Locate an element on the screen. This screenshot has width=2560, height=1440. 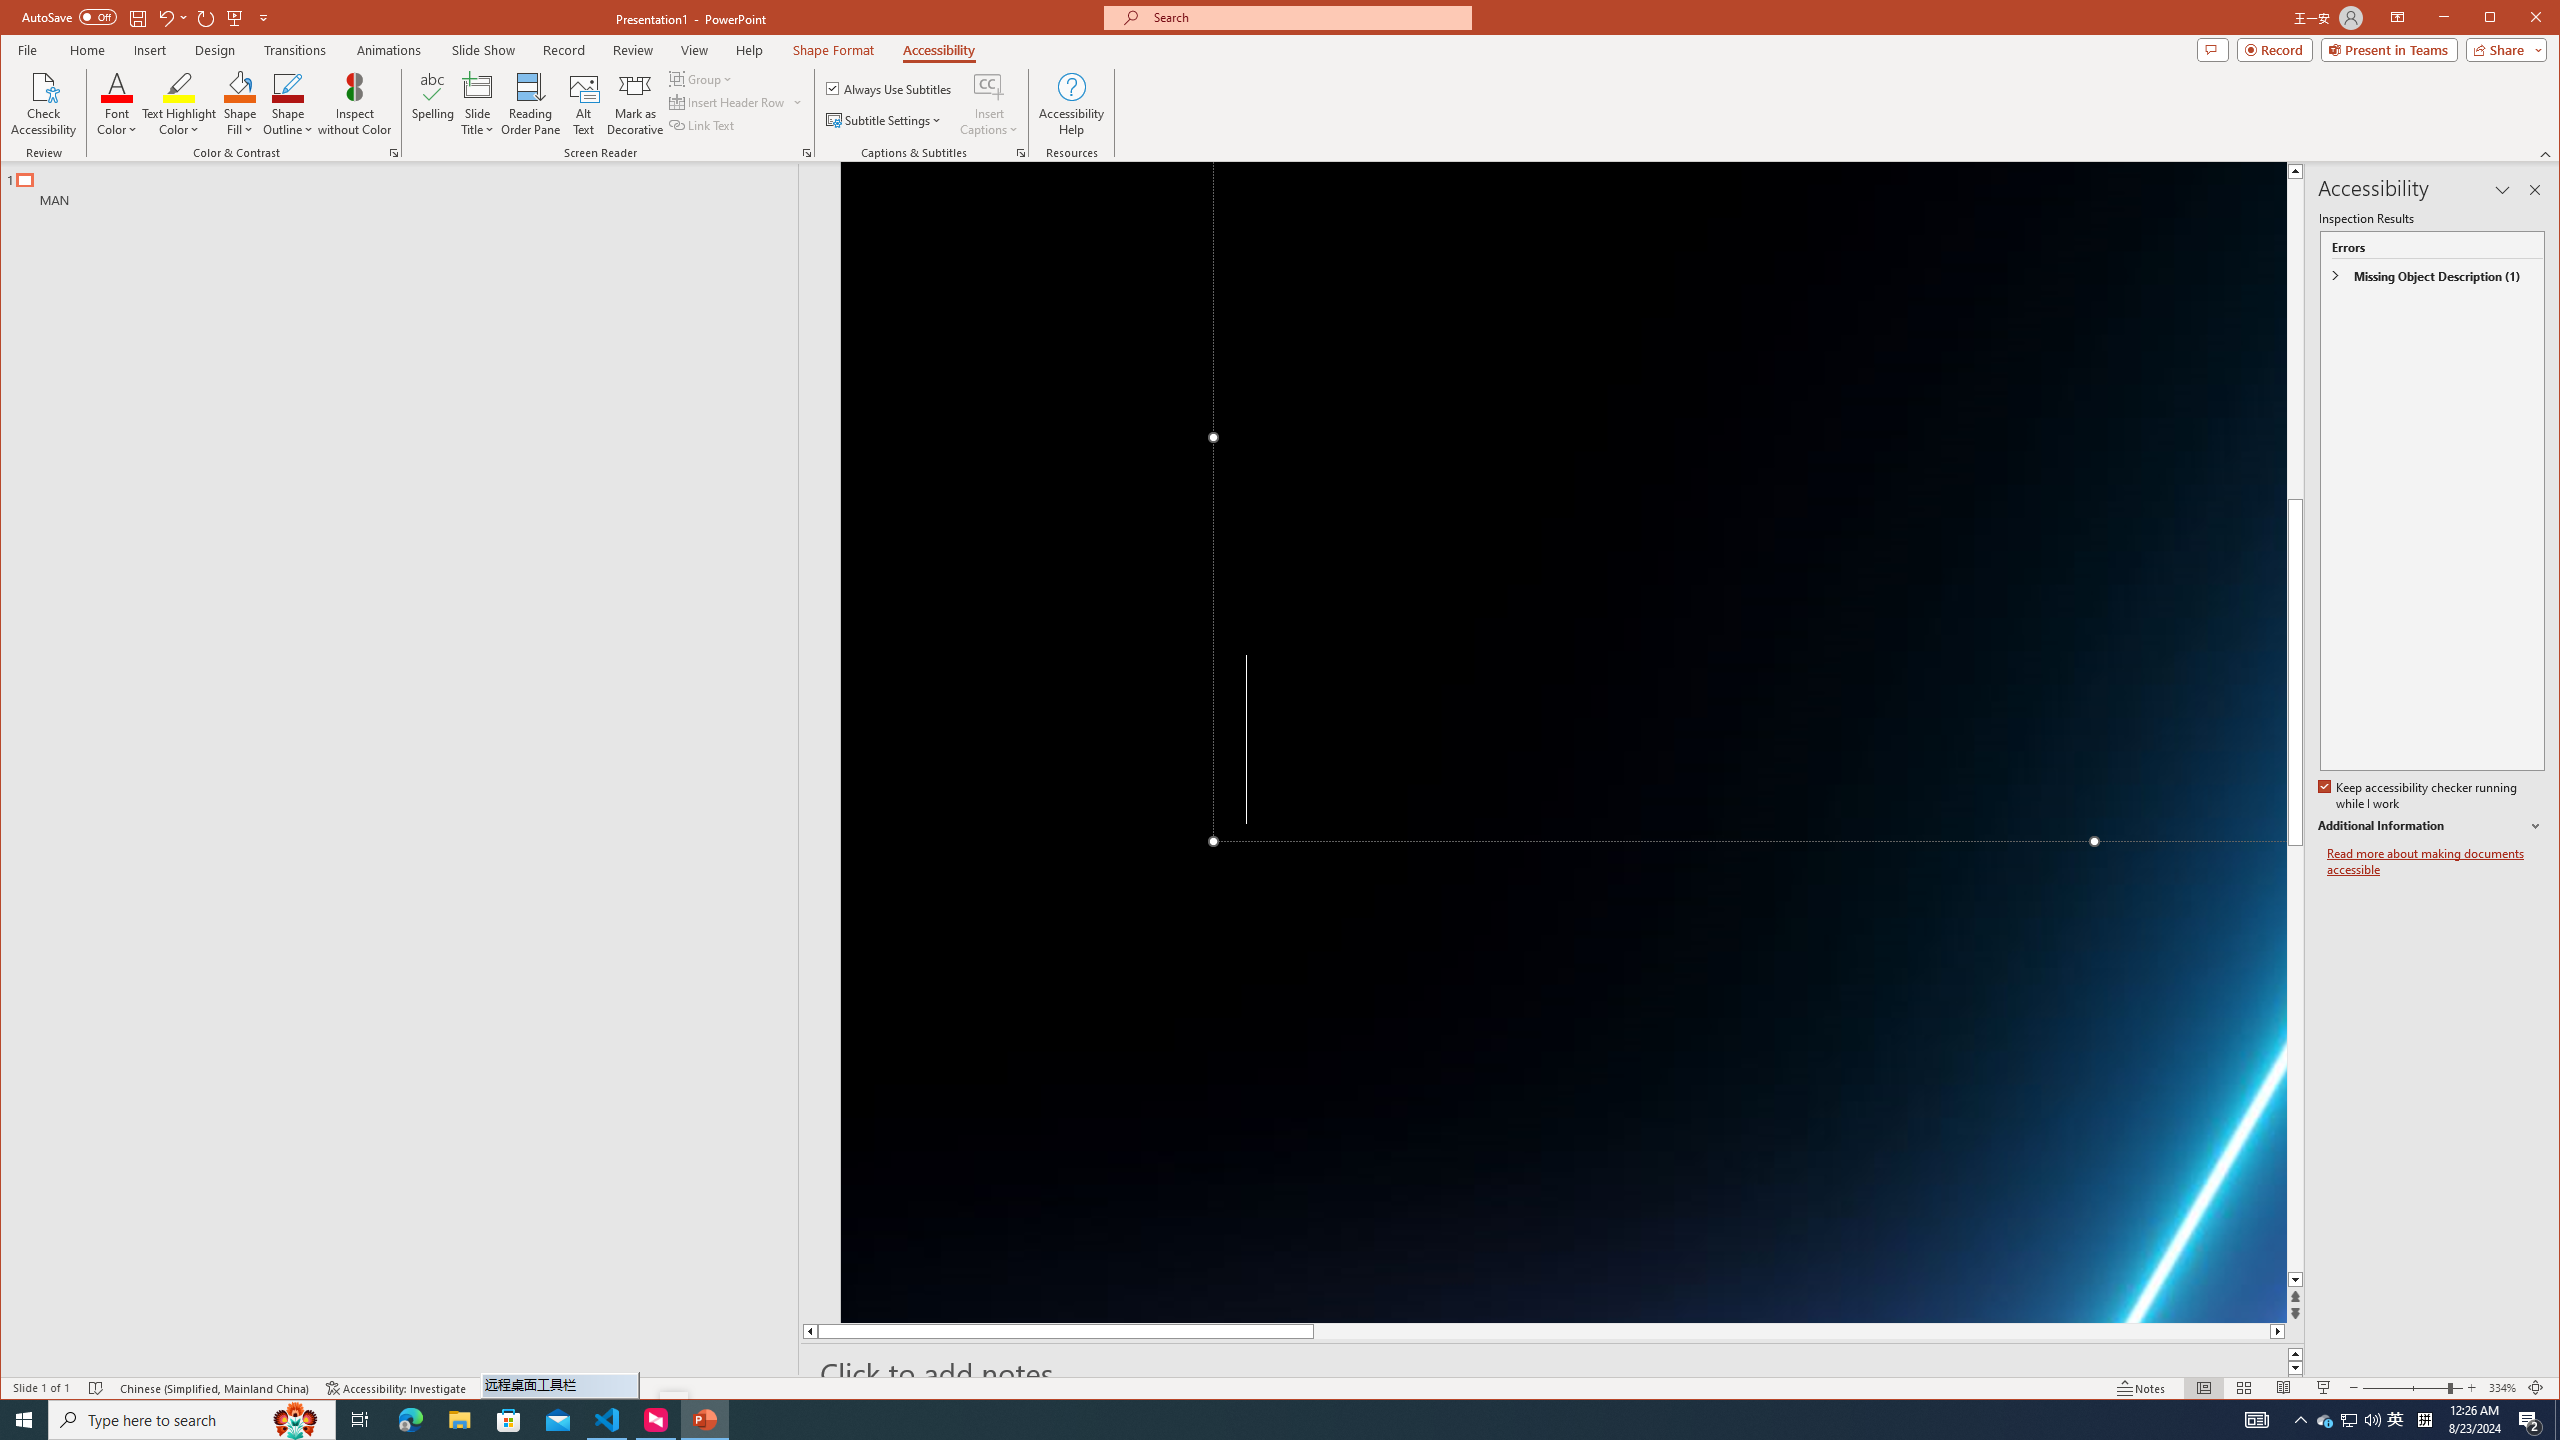
'Spelling...' is located at coordinates (432, 103).